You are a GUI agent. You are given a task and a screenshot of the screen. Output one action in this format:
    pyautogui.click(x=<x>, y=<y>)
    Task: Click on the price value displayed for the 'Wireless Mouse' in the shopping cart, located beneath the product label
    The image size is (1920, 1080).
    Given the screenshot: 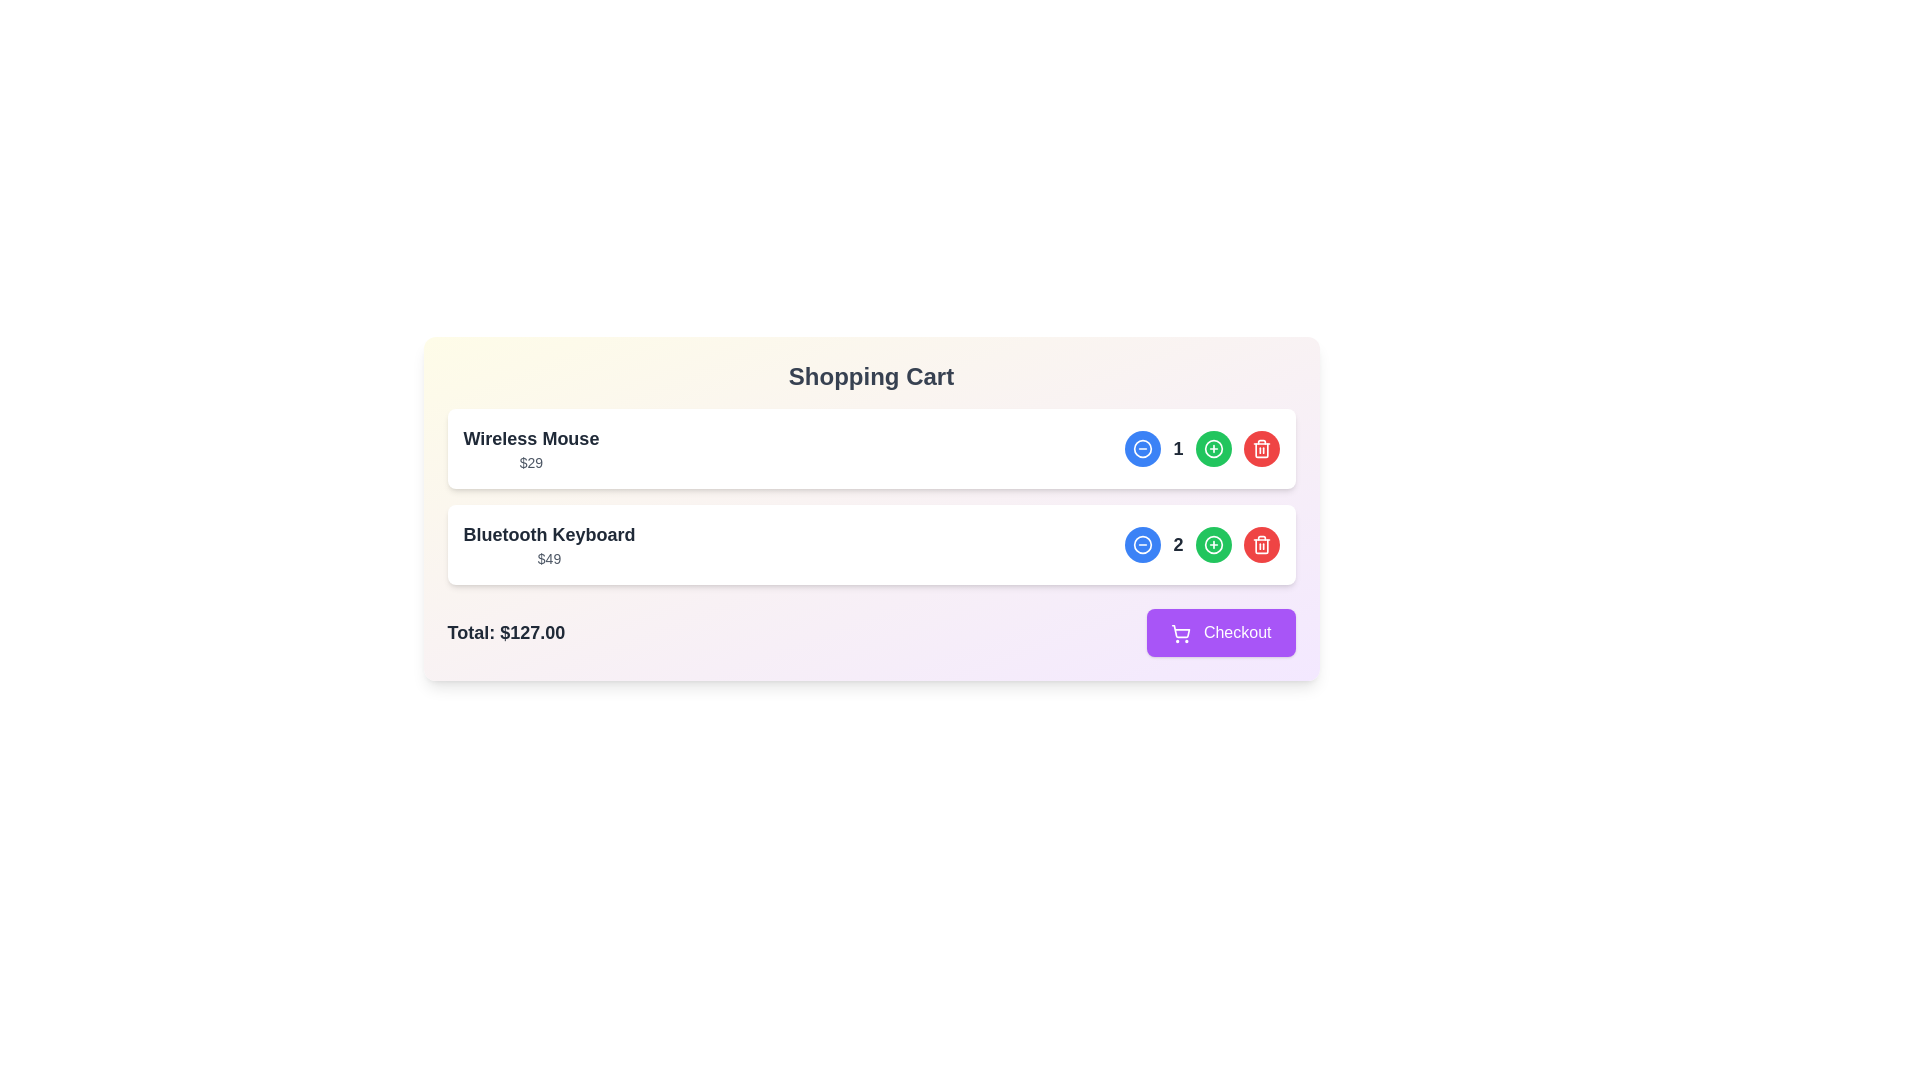 What is the action you would take?
    pyautogui.click(x=531, y=462)
    